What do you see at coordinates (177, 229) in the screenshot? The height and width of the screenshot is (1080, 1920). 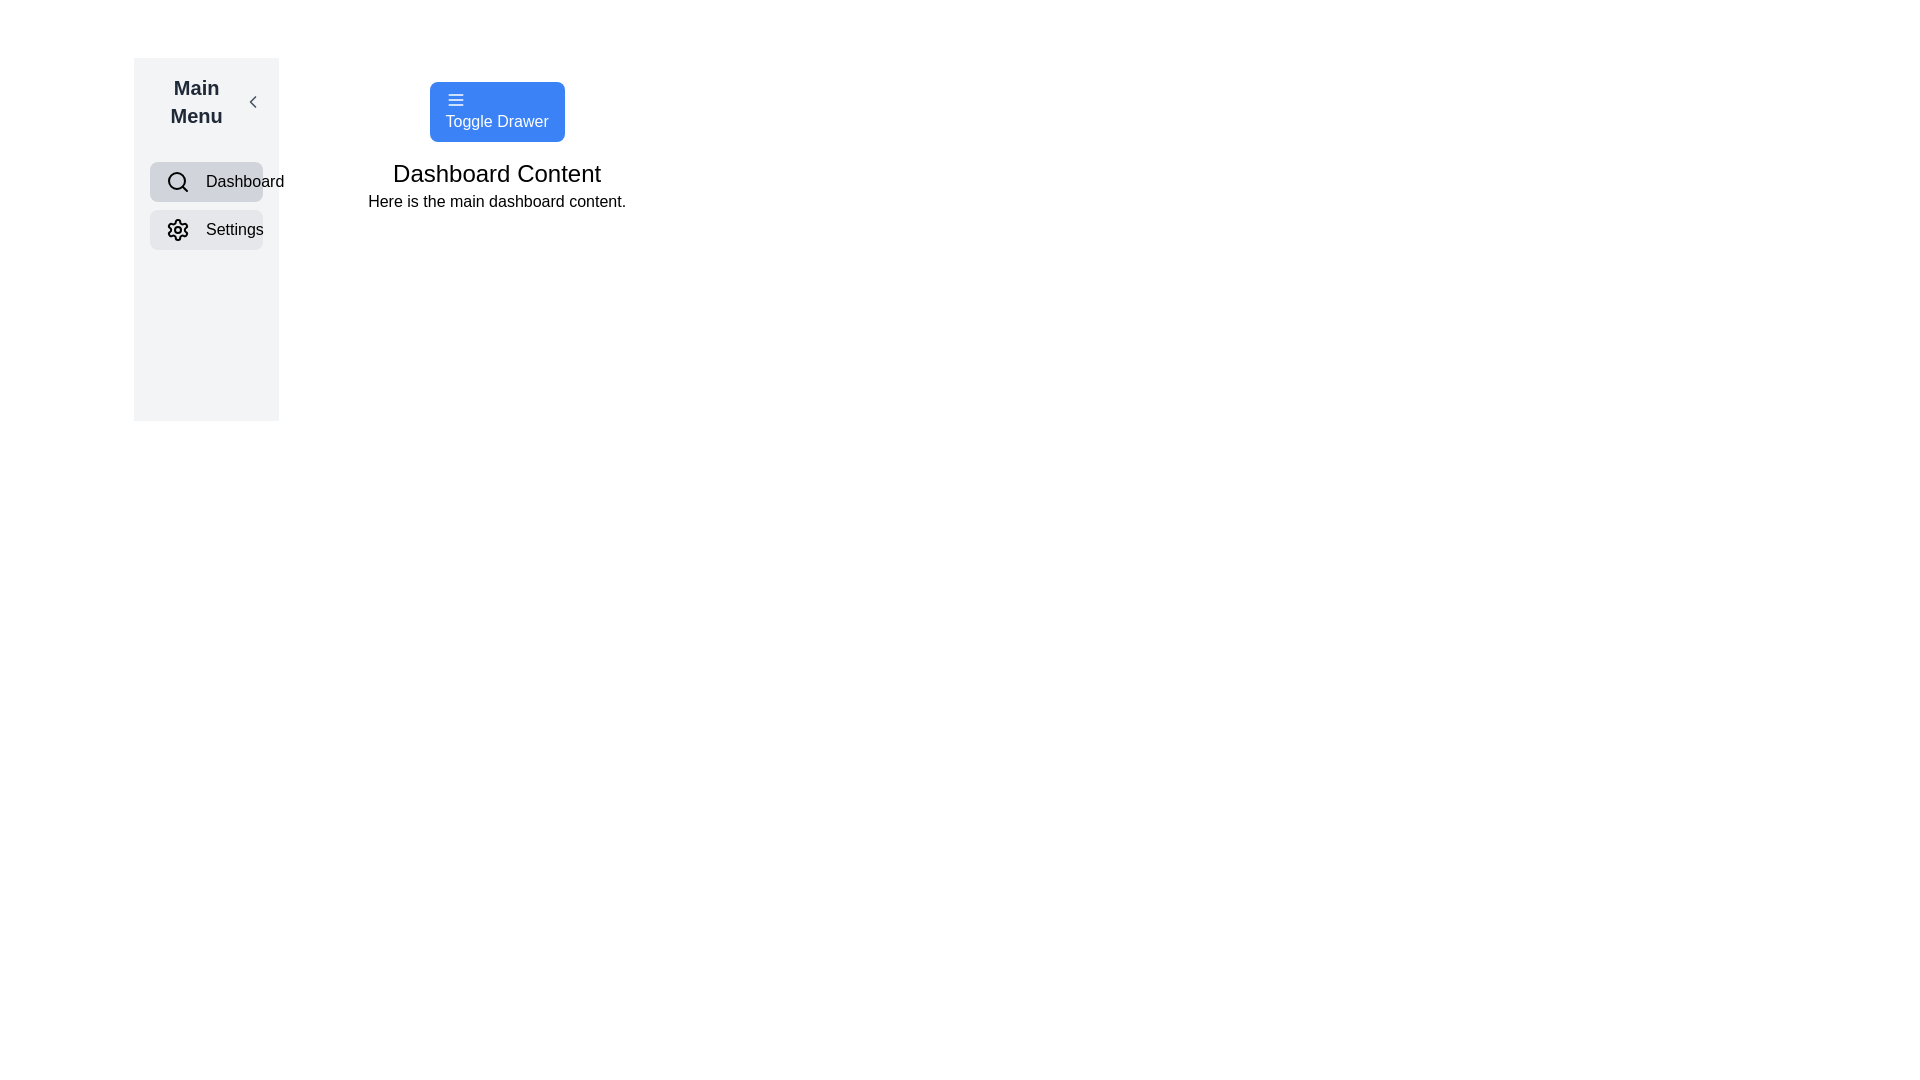 I see `the 'Settings' icon in the navigation sidebar, which is represented by a gear-like SVG shape positioned near the bottom of the menu` at bounding box center [177, 229].